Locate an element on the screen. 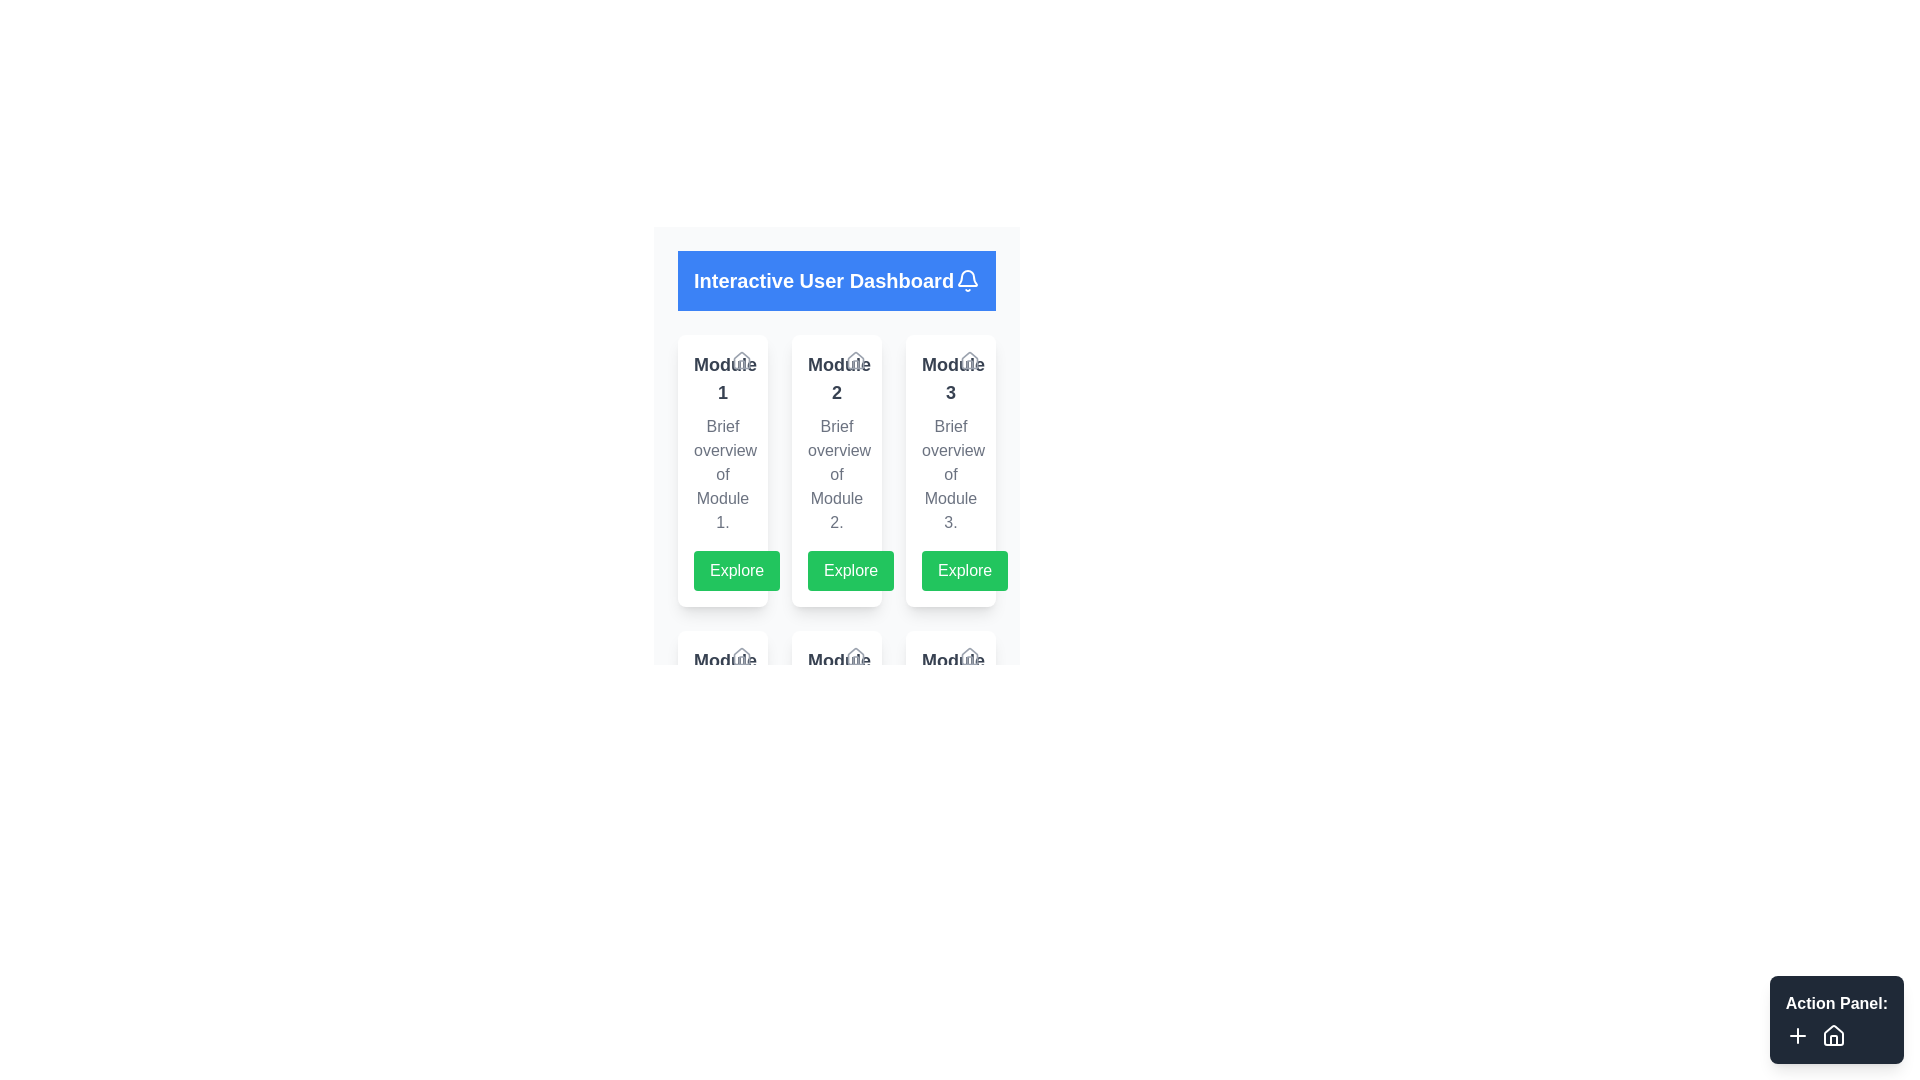 The image size is (1920, 1080). the house icon located at the upper-right corner of the 'Module 6' card for interaction is located at coordinates (969, 656).